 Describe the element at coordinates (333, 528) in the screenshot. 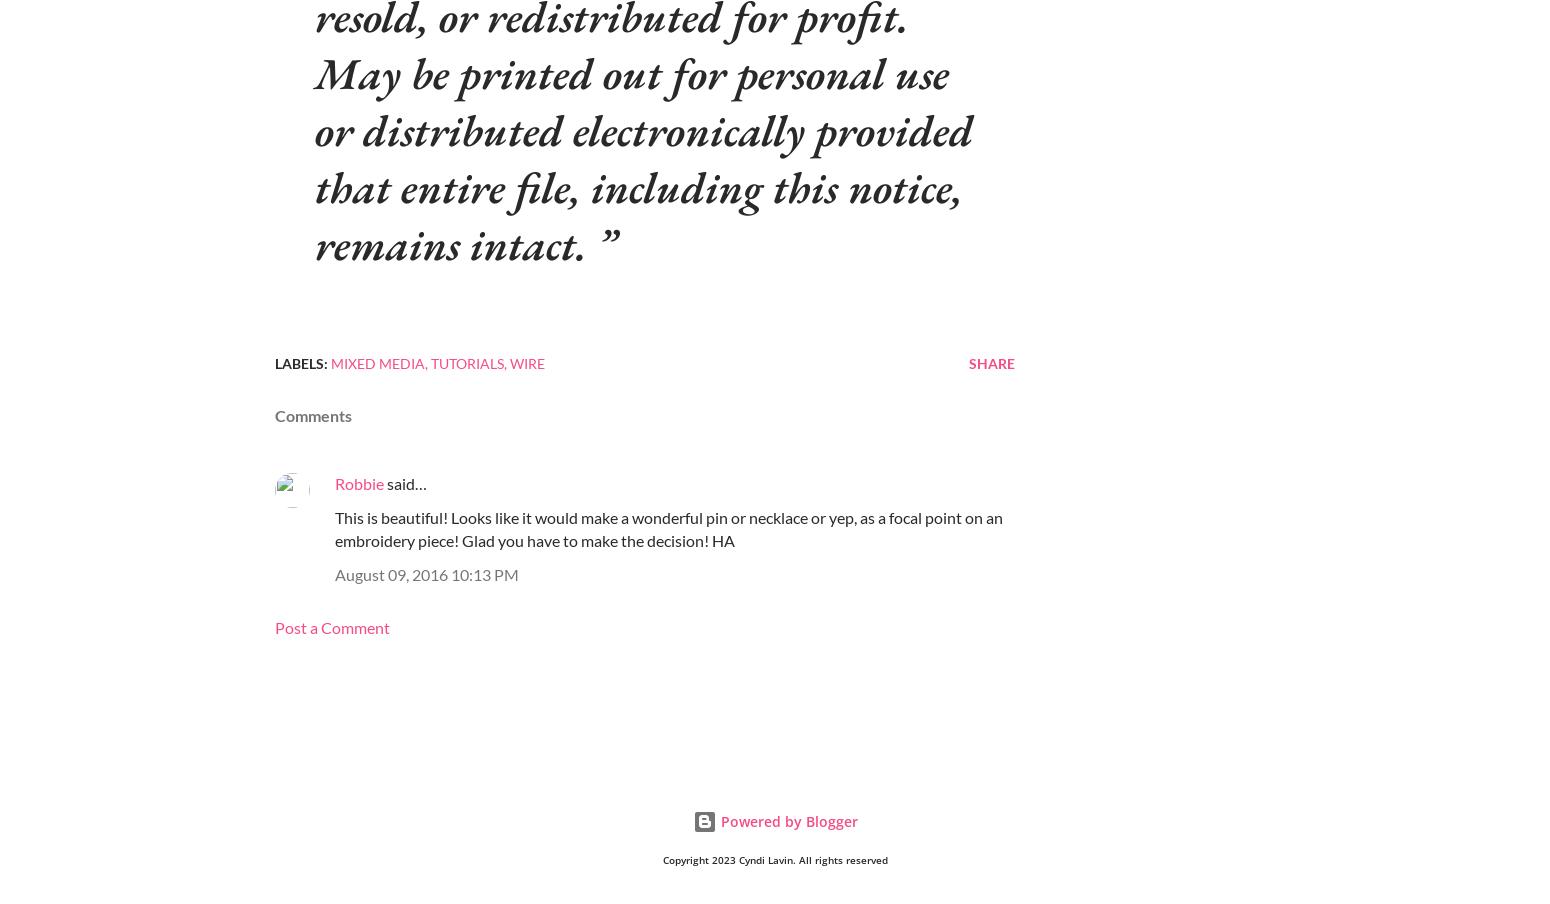

I see `'This is beautiful!  Looks like it would make a wonderful pin or necklace or yep, as a focal point on an embroidery piece!  Glad you have to make the decision! HA'` at that location.